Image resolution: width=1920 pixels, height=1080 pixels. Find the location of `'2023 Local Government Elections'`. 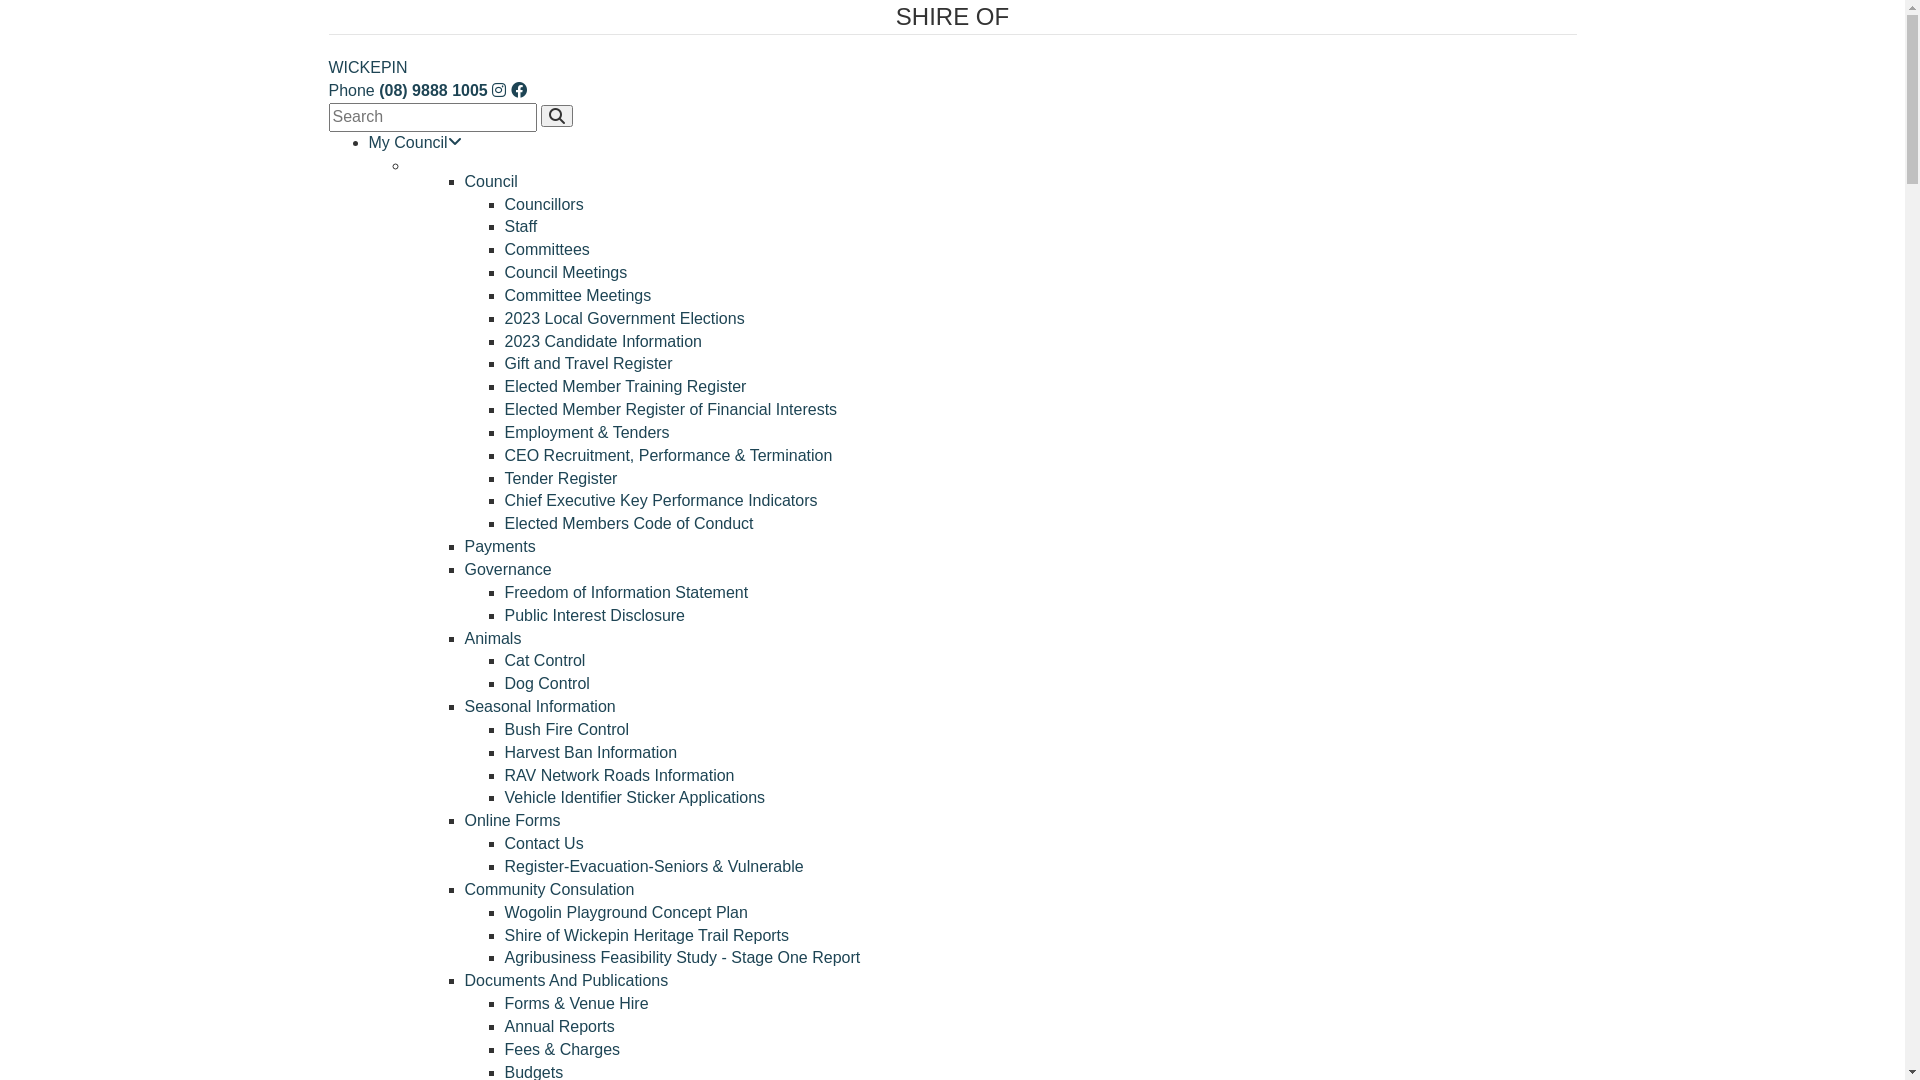

'2023 Local Government Elections' is located at coordinates (504, 317).